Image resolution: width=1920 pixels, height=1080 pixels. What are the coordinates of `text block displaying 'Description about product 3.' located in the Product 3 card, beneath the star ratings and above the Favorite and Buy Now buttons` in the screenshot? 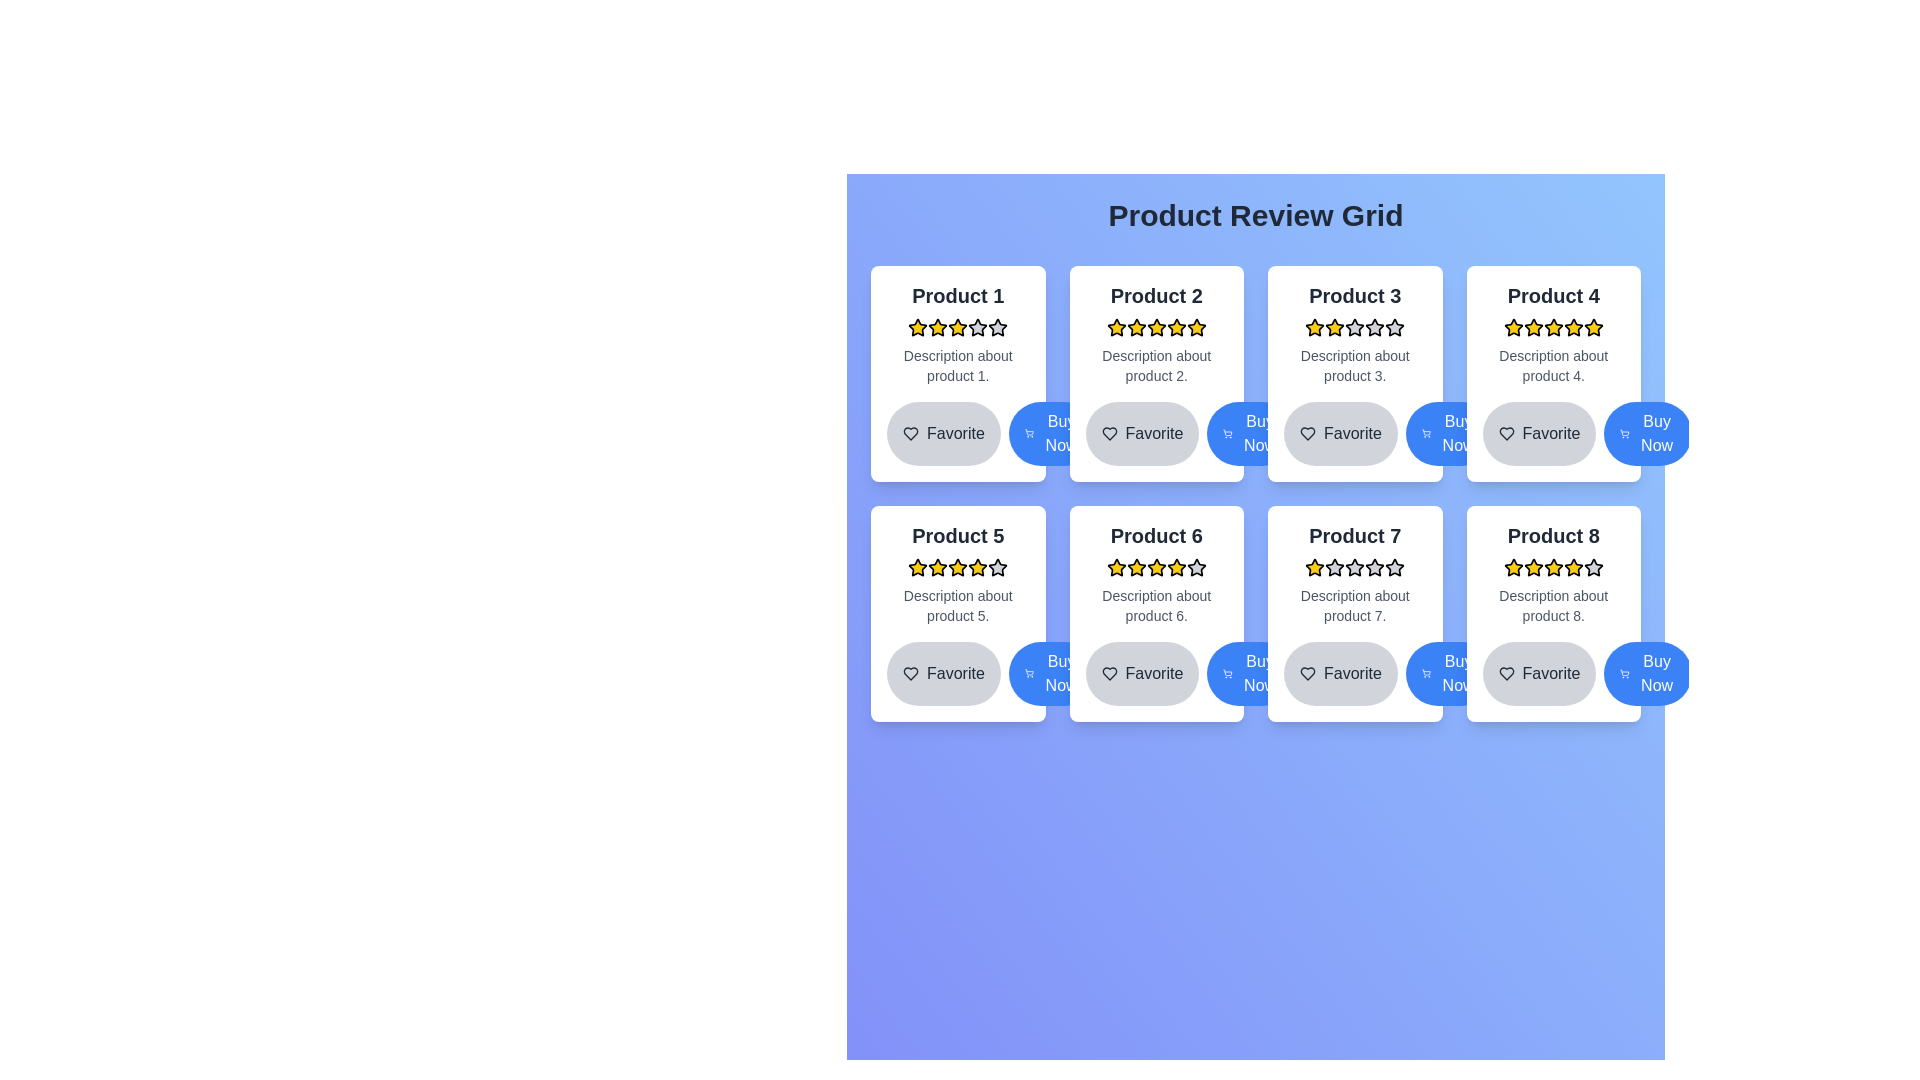 It's located at (1355, 366).